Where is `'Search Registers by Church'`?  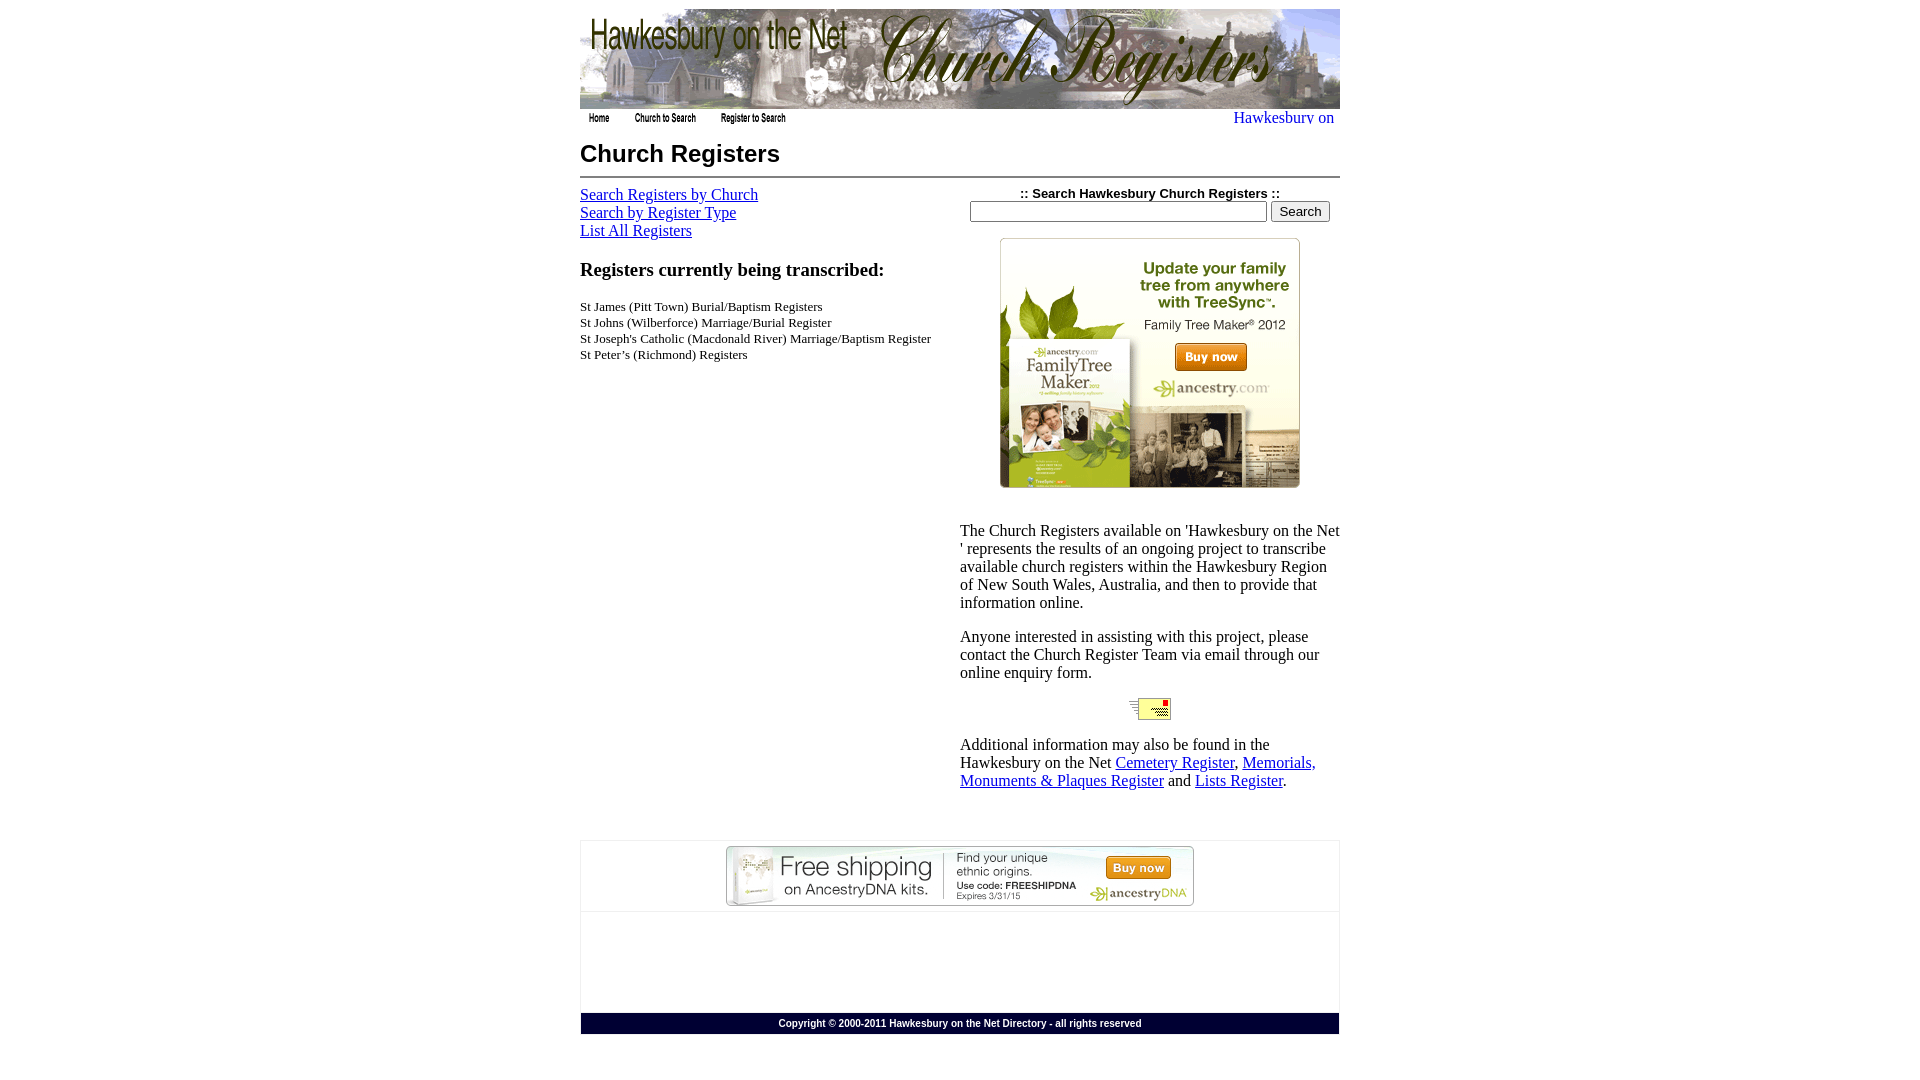 'Search Registers by Church' is located at coordinates (668, 194).